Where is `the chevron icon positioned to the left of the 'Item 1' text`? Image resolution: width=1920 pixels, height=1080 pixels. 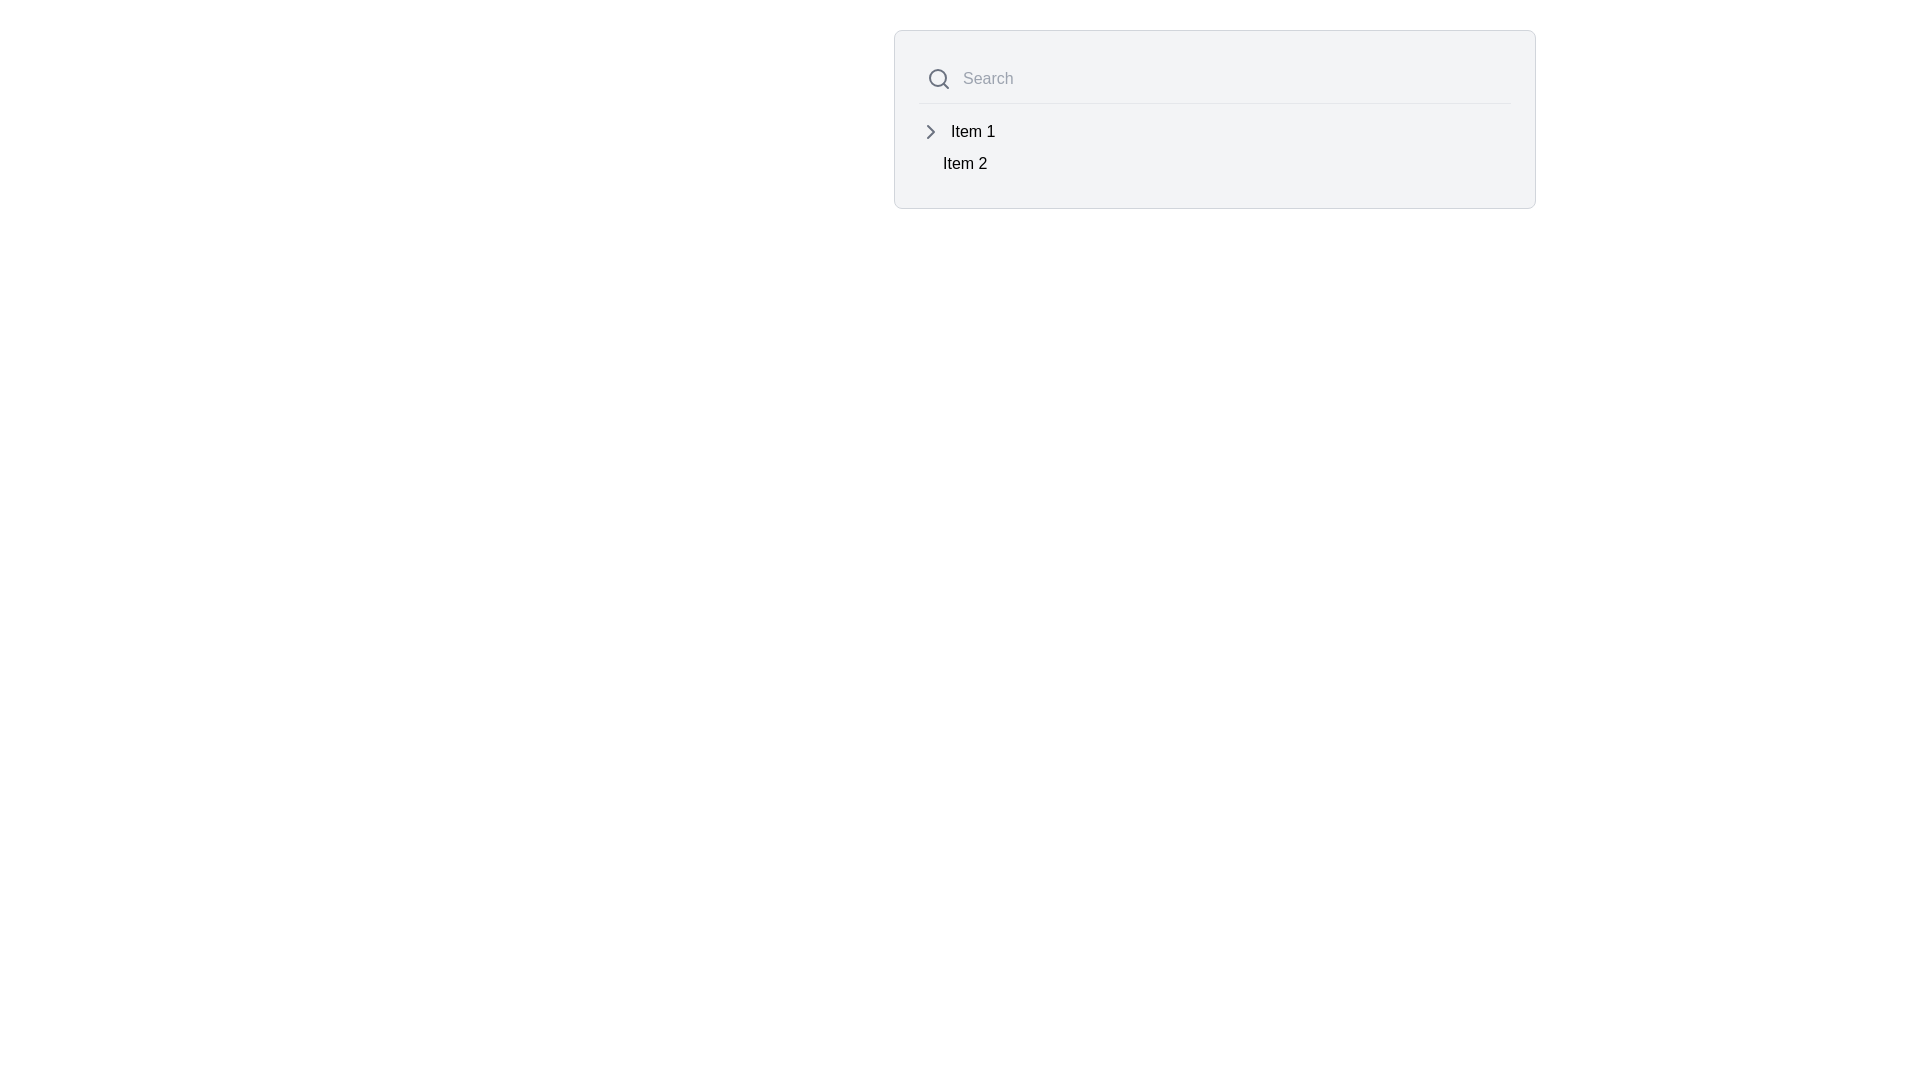
the chevron icon positioned to the left of the 'Item 1' text is located at coordinates (930, 131).